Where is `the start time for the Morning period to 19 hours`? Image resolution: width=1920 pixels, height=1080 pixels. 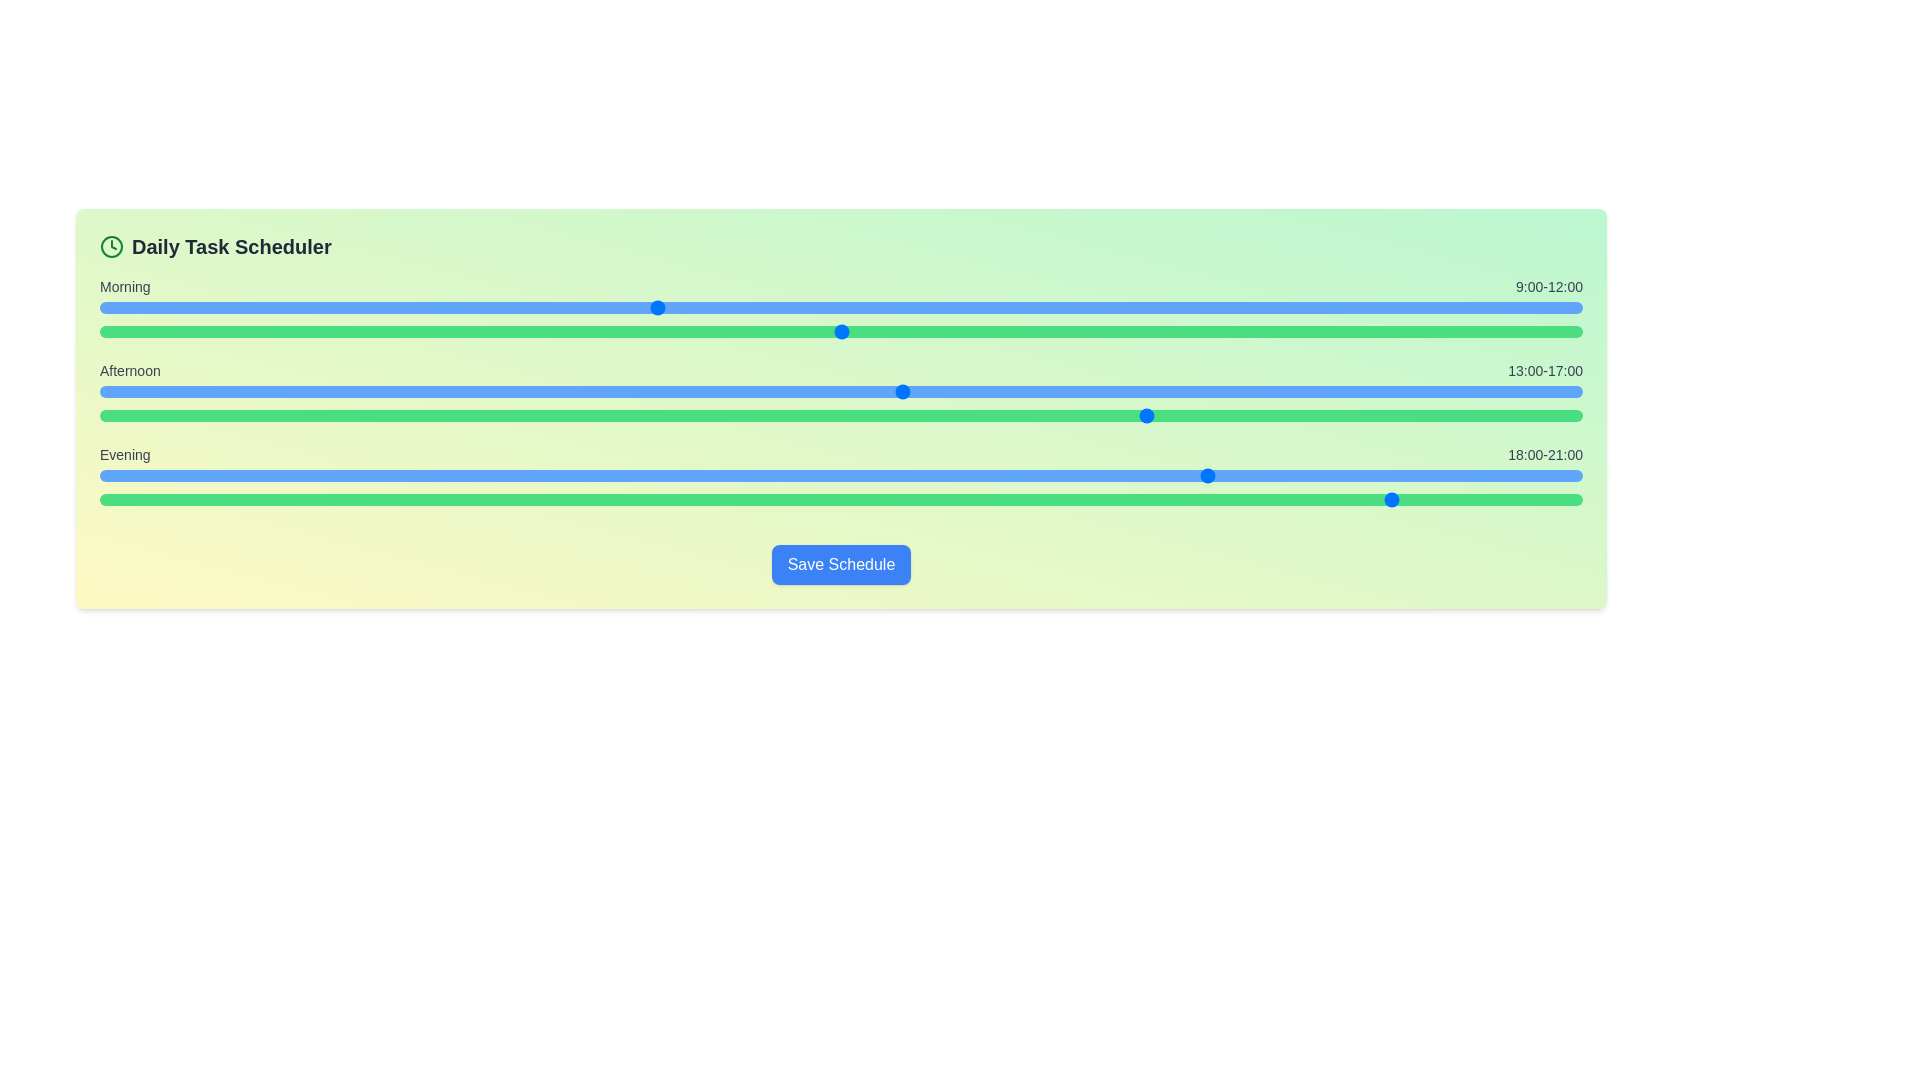 the start time for the Morning period to 19 hours is located at coordinates (1273, 308).